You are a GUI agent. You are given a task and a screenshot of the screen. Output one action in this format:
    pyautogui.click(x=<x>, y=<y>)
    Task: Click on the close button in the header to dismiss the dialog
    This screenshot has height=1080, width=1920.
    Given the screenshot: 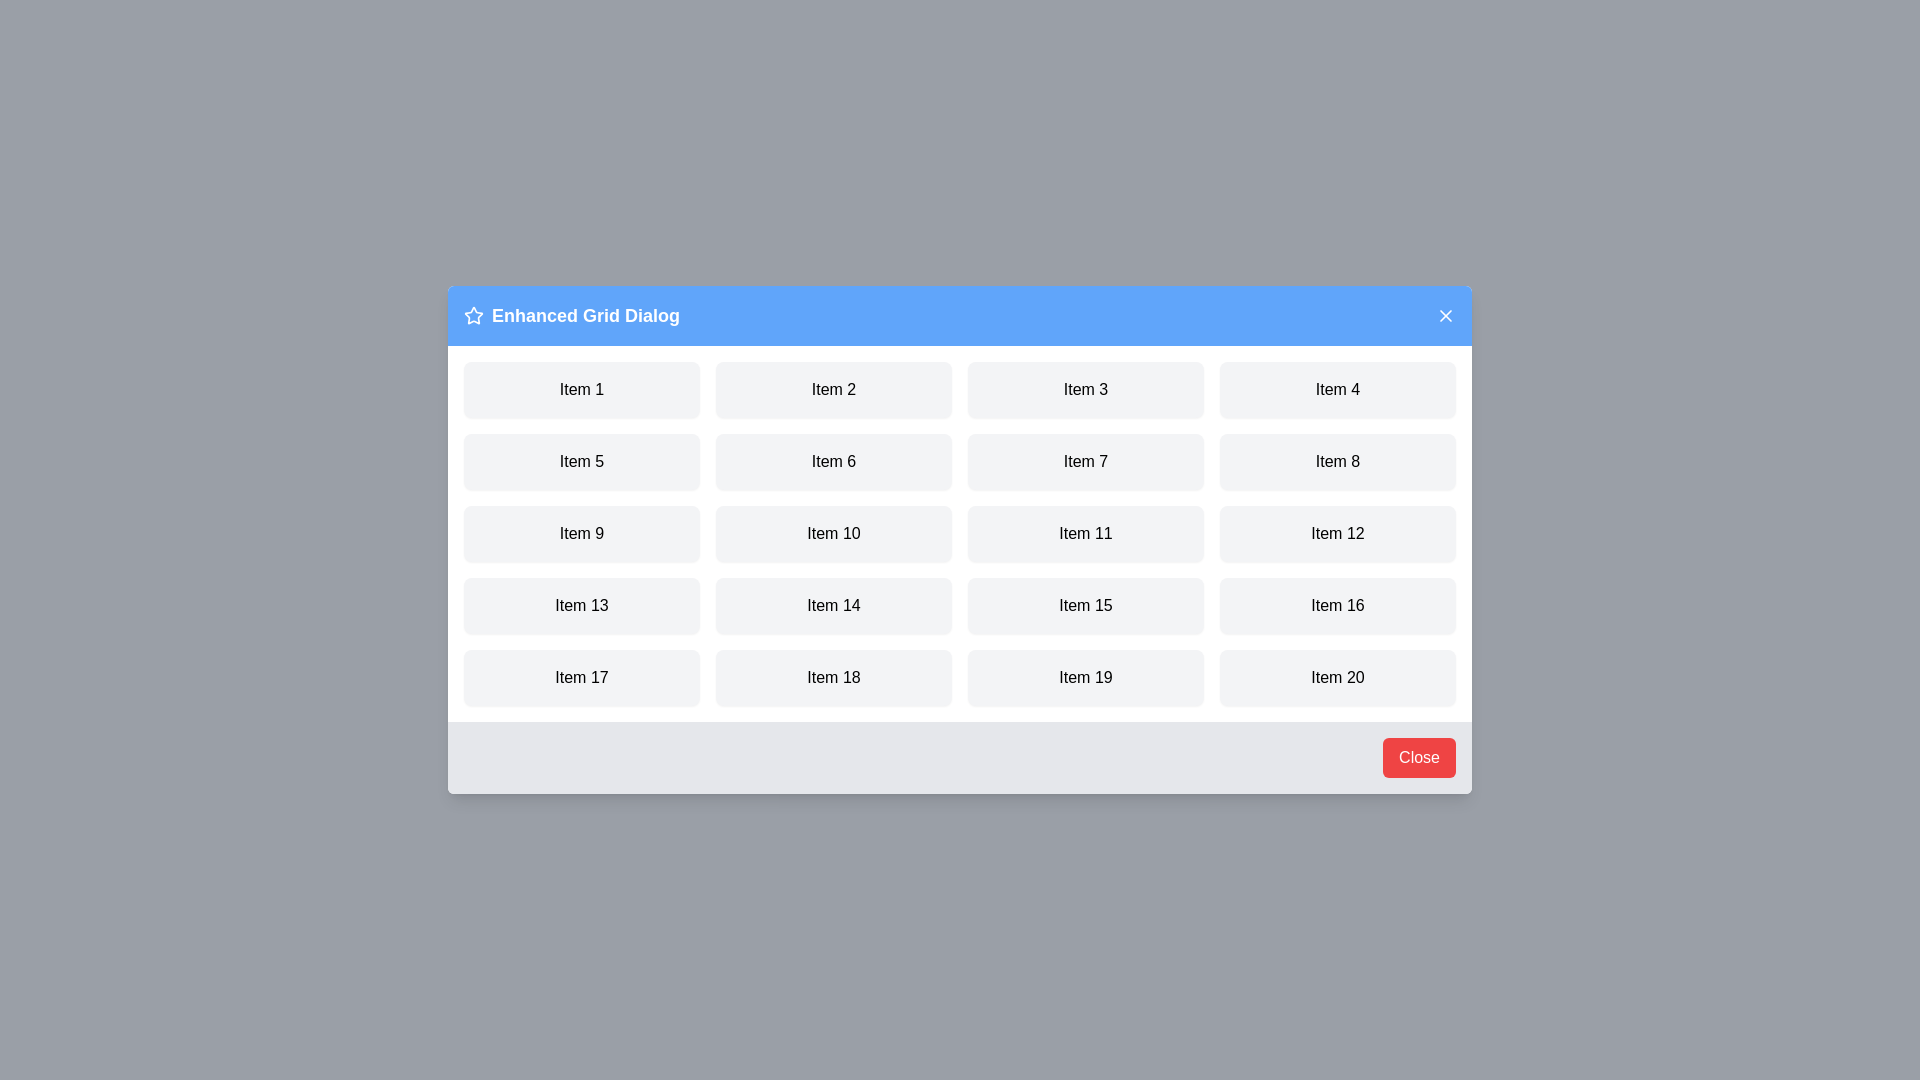 What is the action you would take?
    pyautogui.click(x=1445, y=315)
    